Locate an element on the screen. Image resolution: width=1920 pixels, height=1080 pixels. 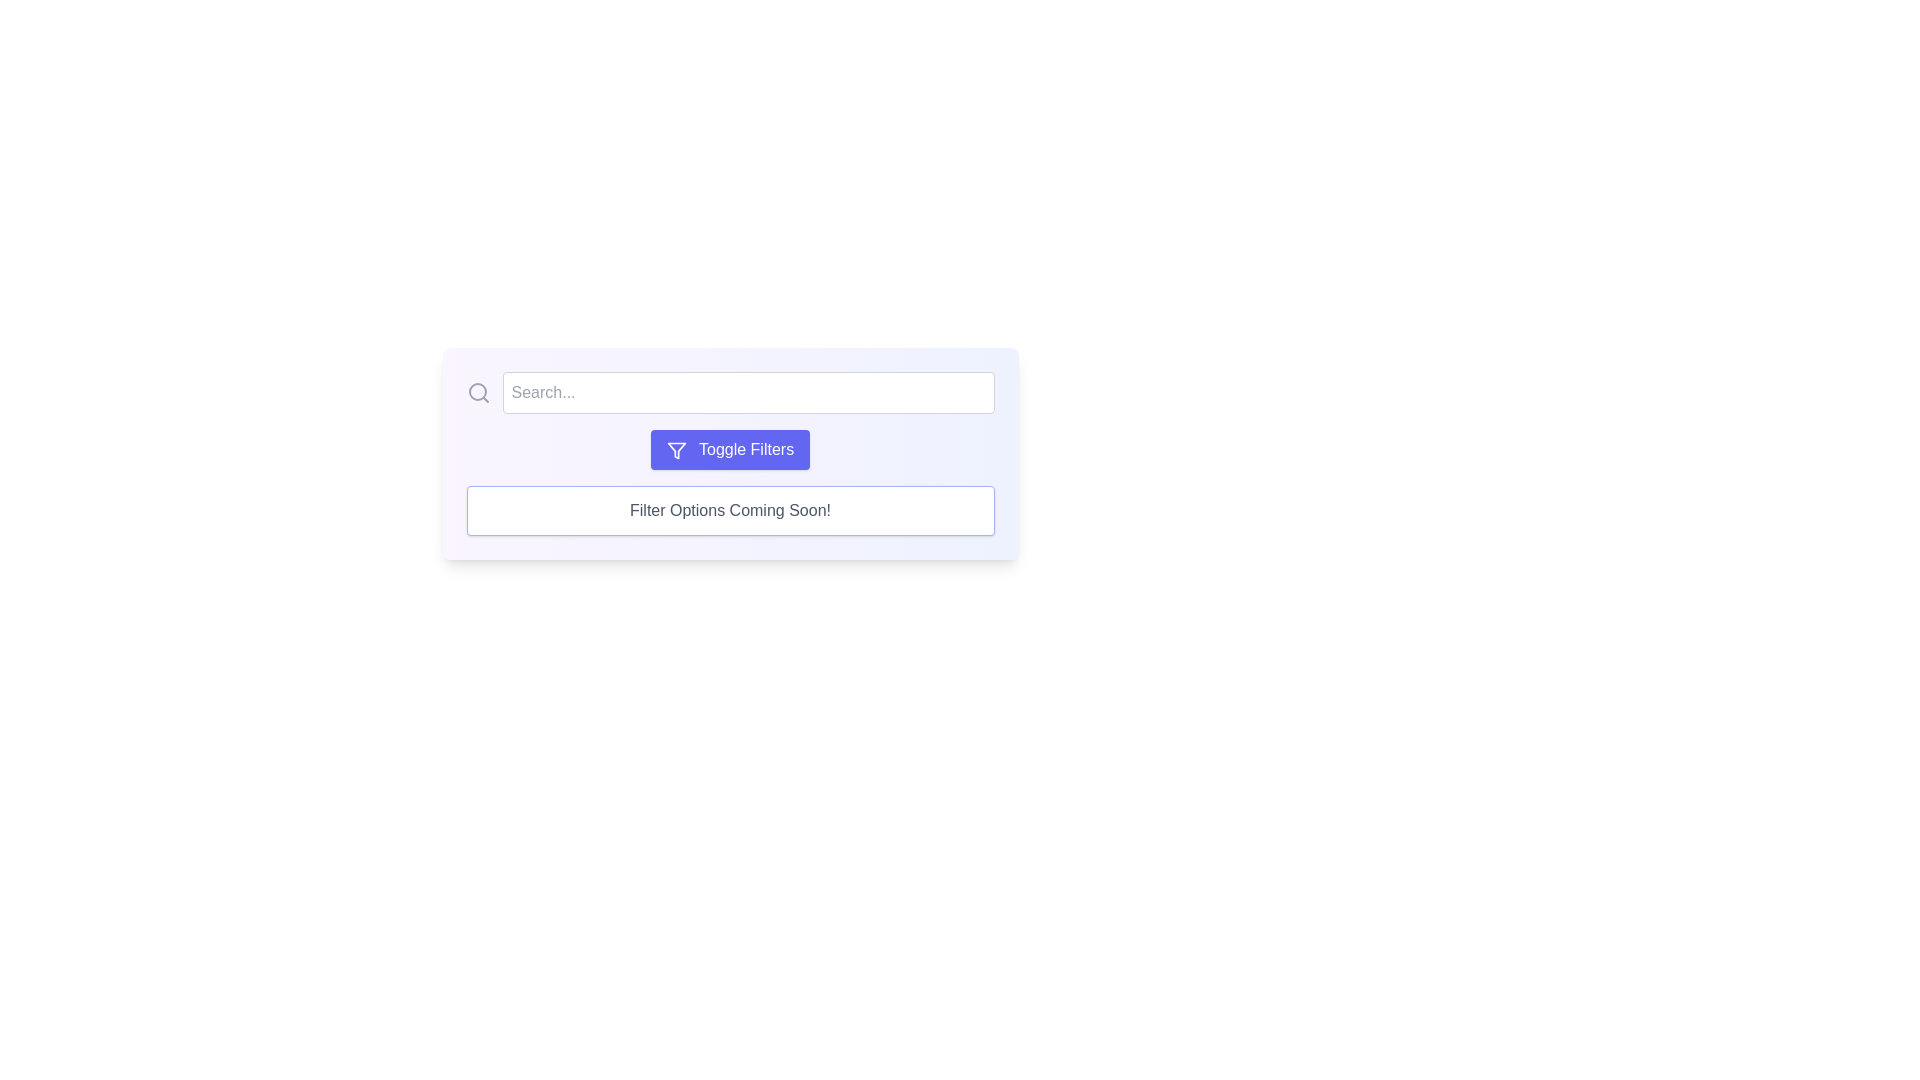
the filter icon within the 'Toggle Filters' button, located towards the left side of the label text is located at coordinates (676, 450).